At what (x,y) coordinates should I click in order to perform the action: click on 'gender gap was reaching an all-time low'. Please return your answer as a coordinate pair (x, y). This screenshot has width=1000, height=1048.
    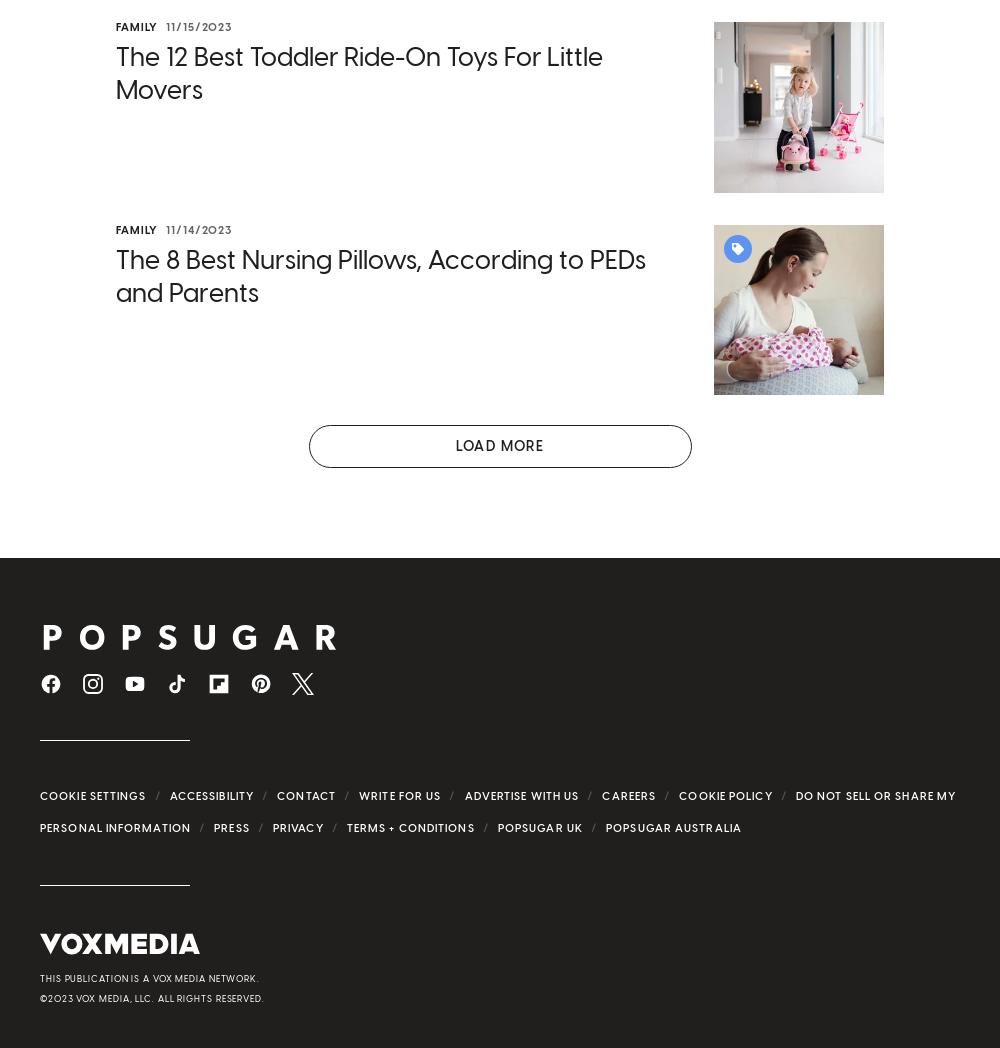
    Looking at the image, I should click on (417, 167).